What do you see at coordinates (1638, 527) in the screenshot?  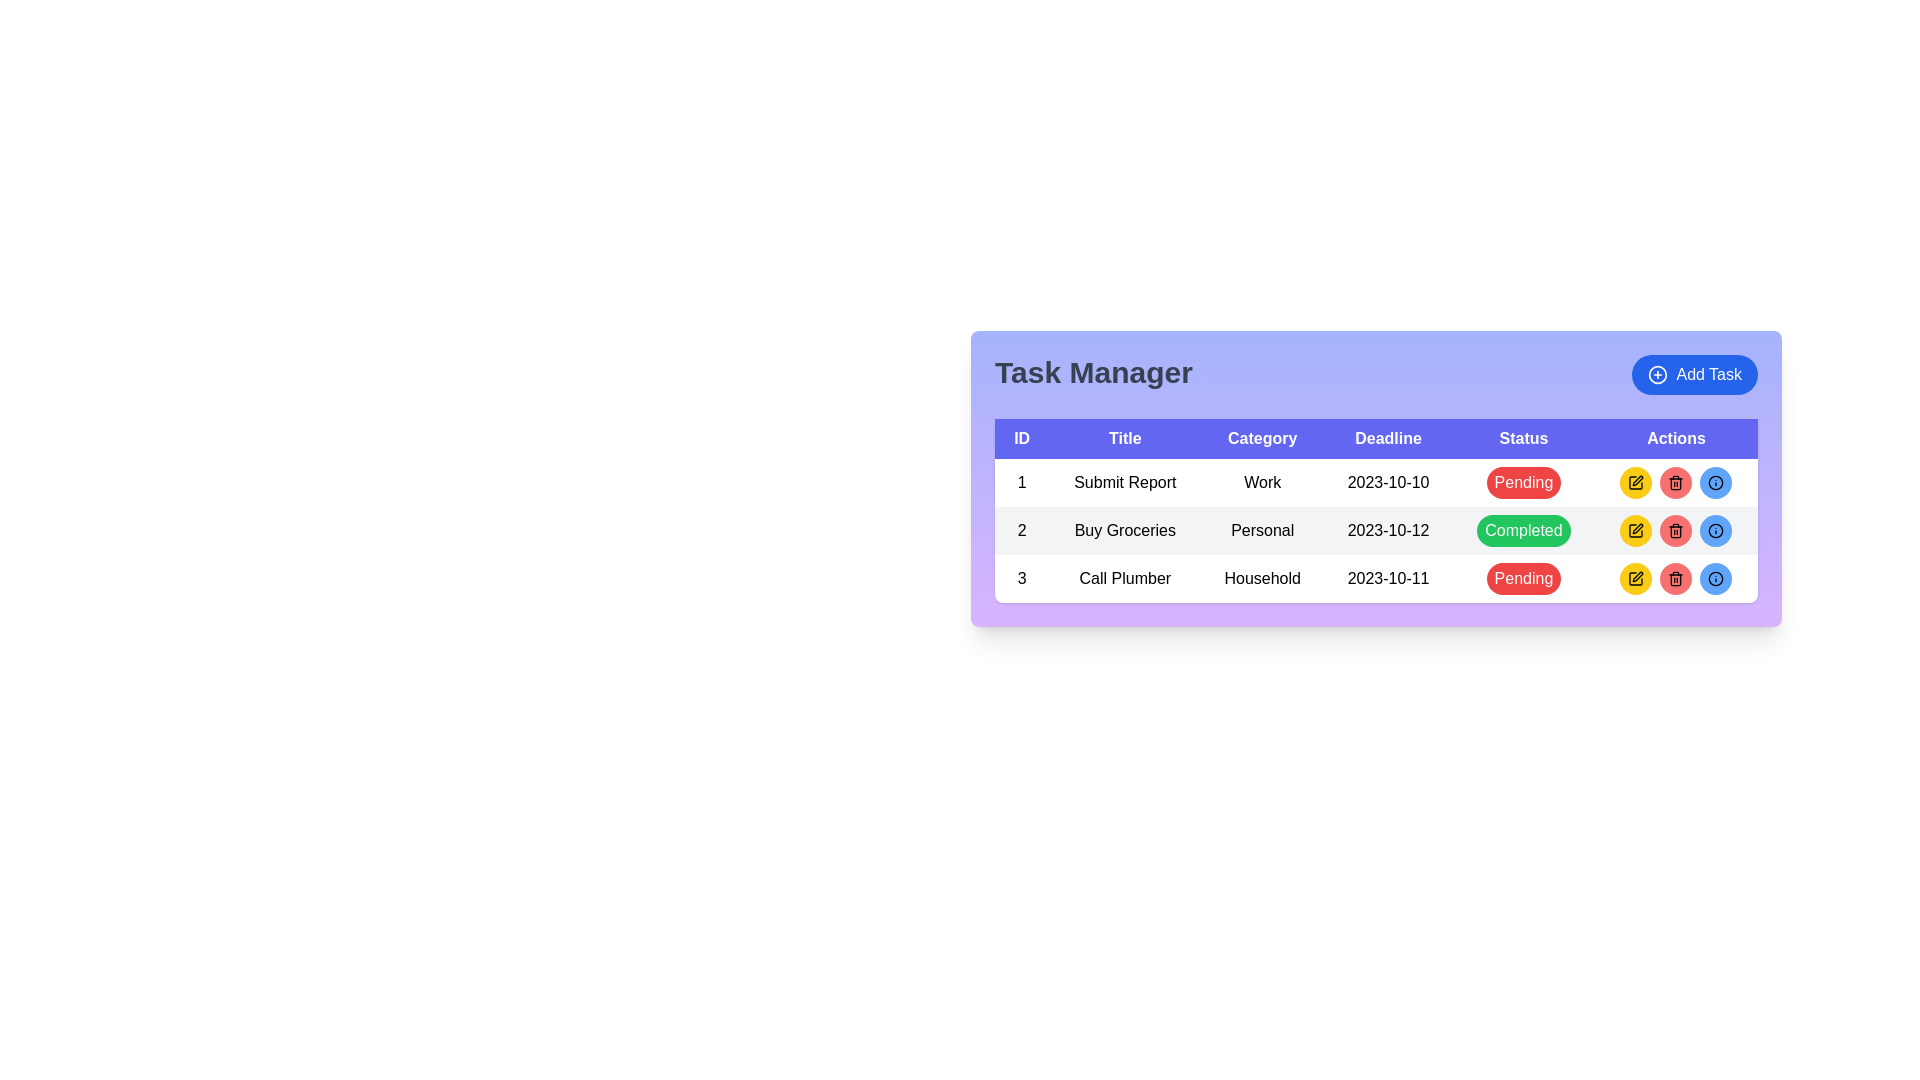 I see `the edit icon` at bounding box center [1638, 527].